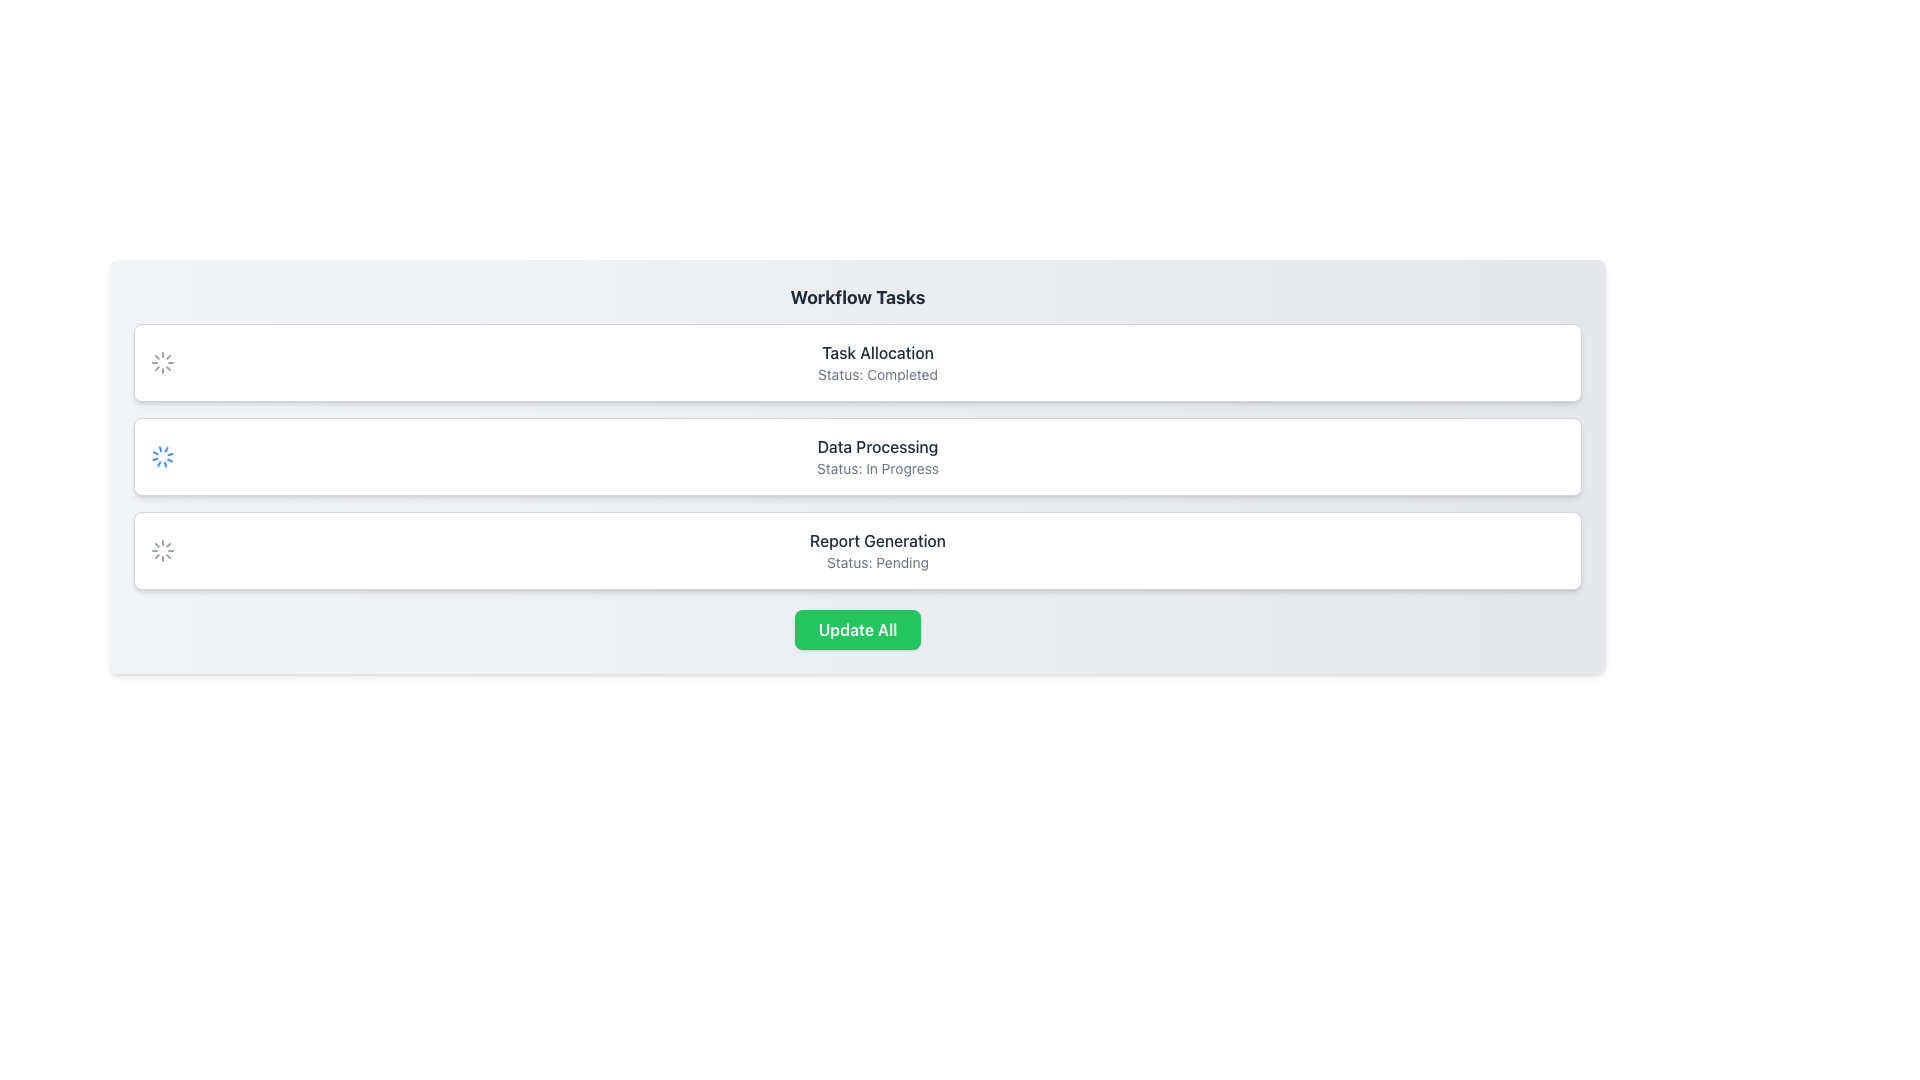 The image size is (1920, 1080). I want to click on text content from the Text Label located in the 'Task Allocation' section, positioned above the 'Status: Completed', so click(878, 352).